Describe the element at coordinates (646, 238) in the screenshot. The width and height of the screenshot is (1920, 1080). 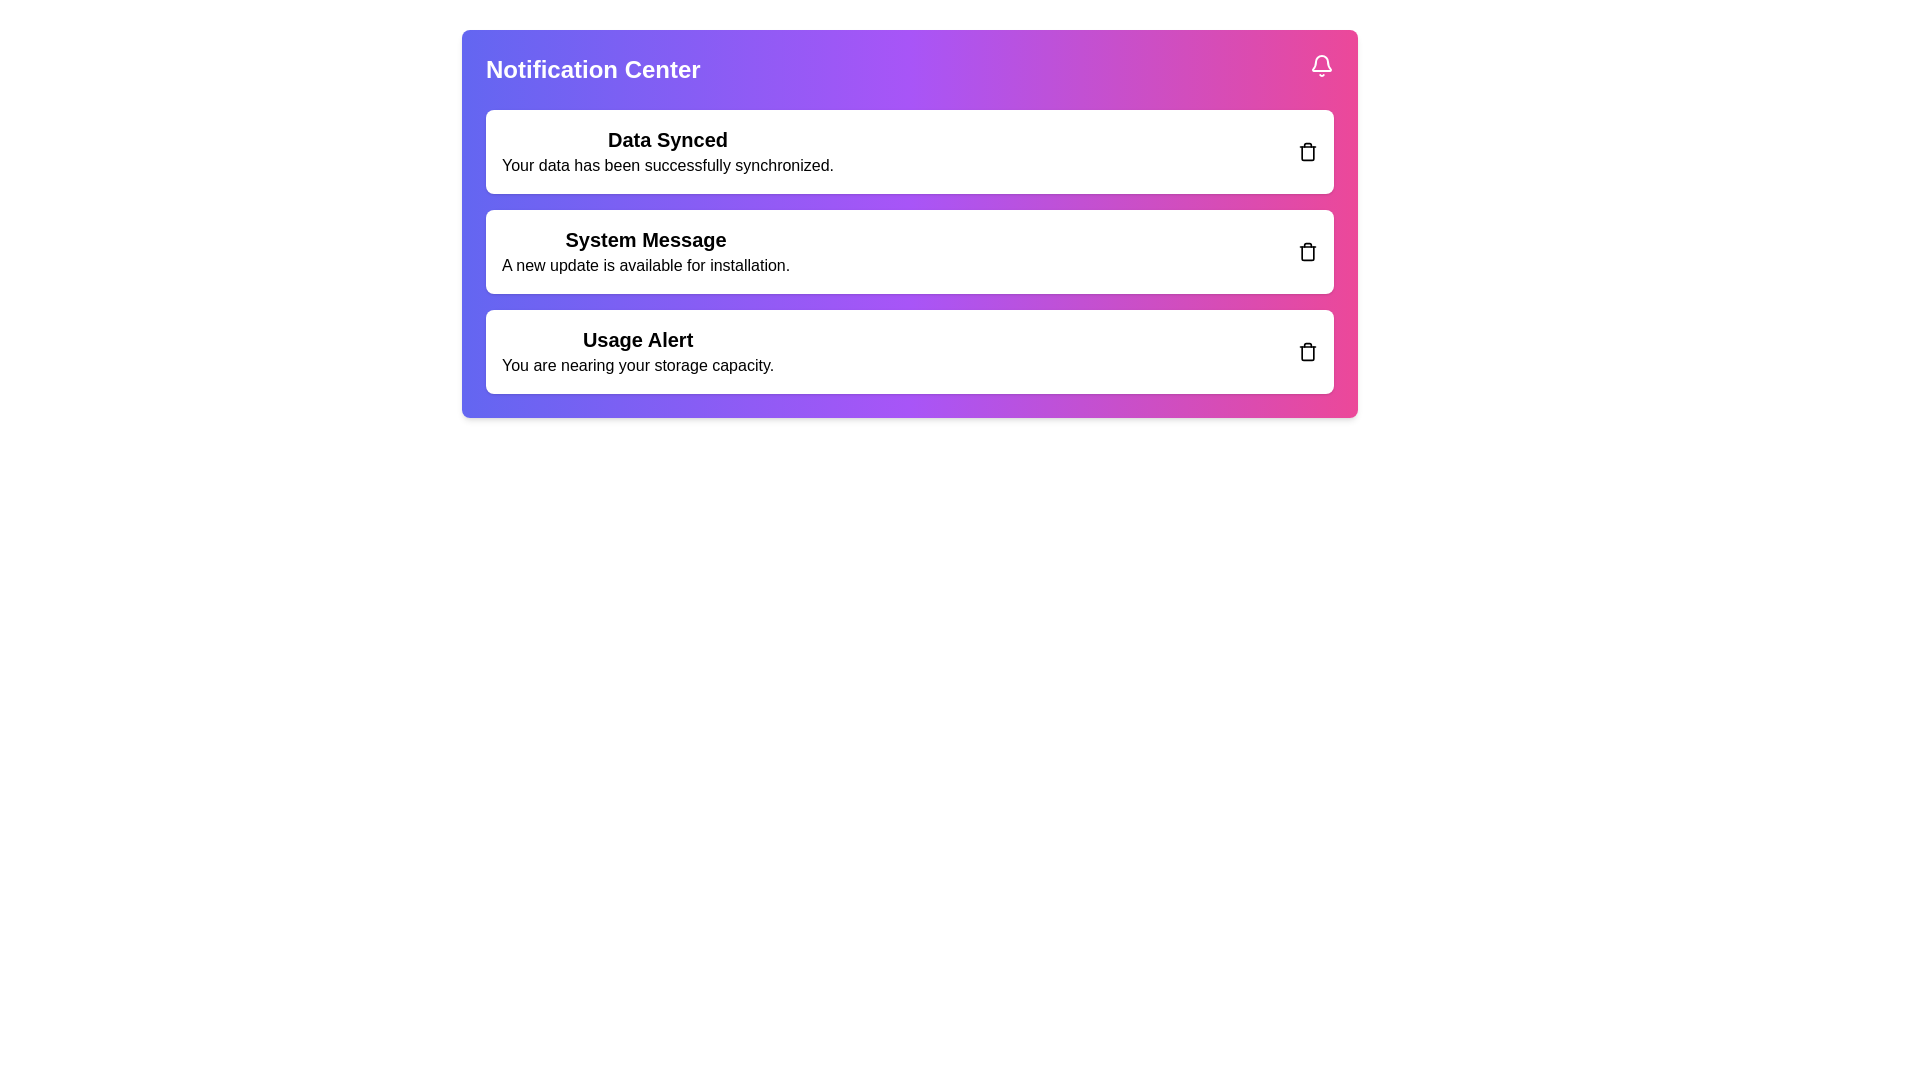
I see `bold text labeled 'System Message' located in the second notification card of the 'Notification Center', positioned above the phrase 'A new update is available for installation'` at that location.